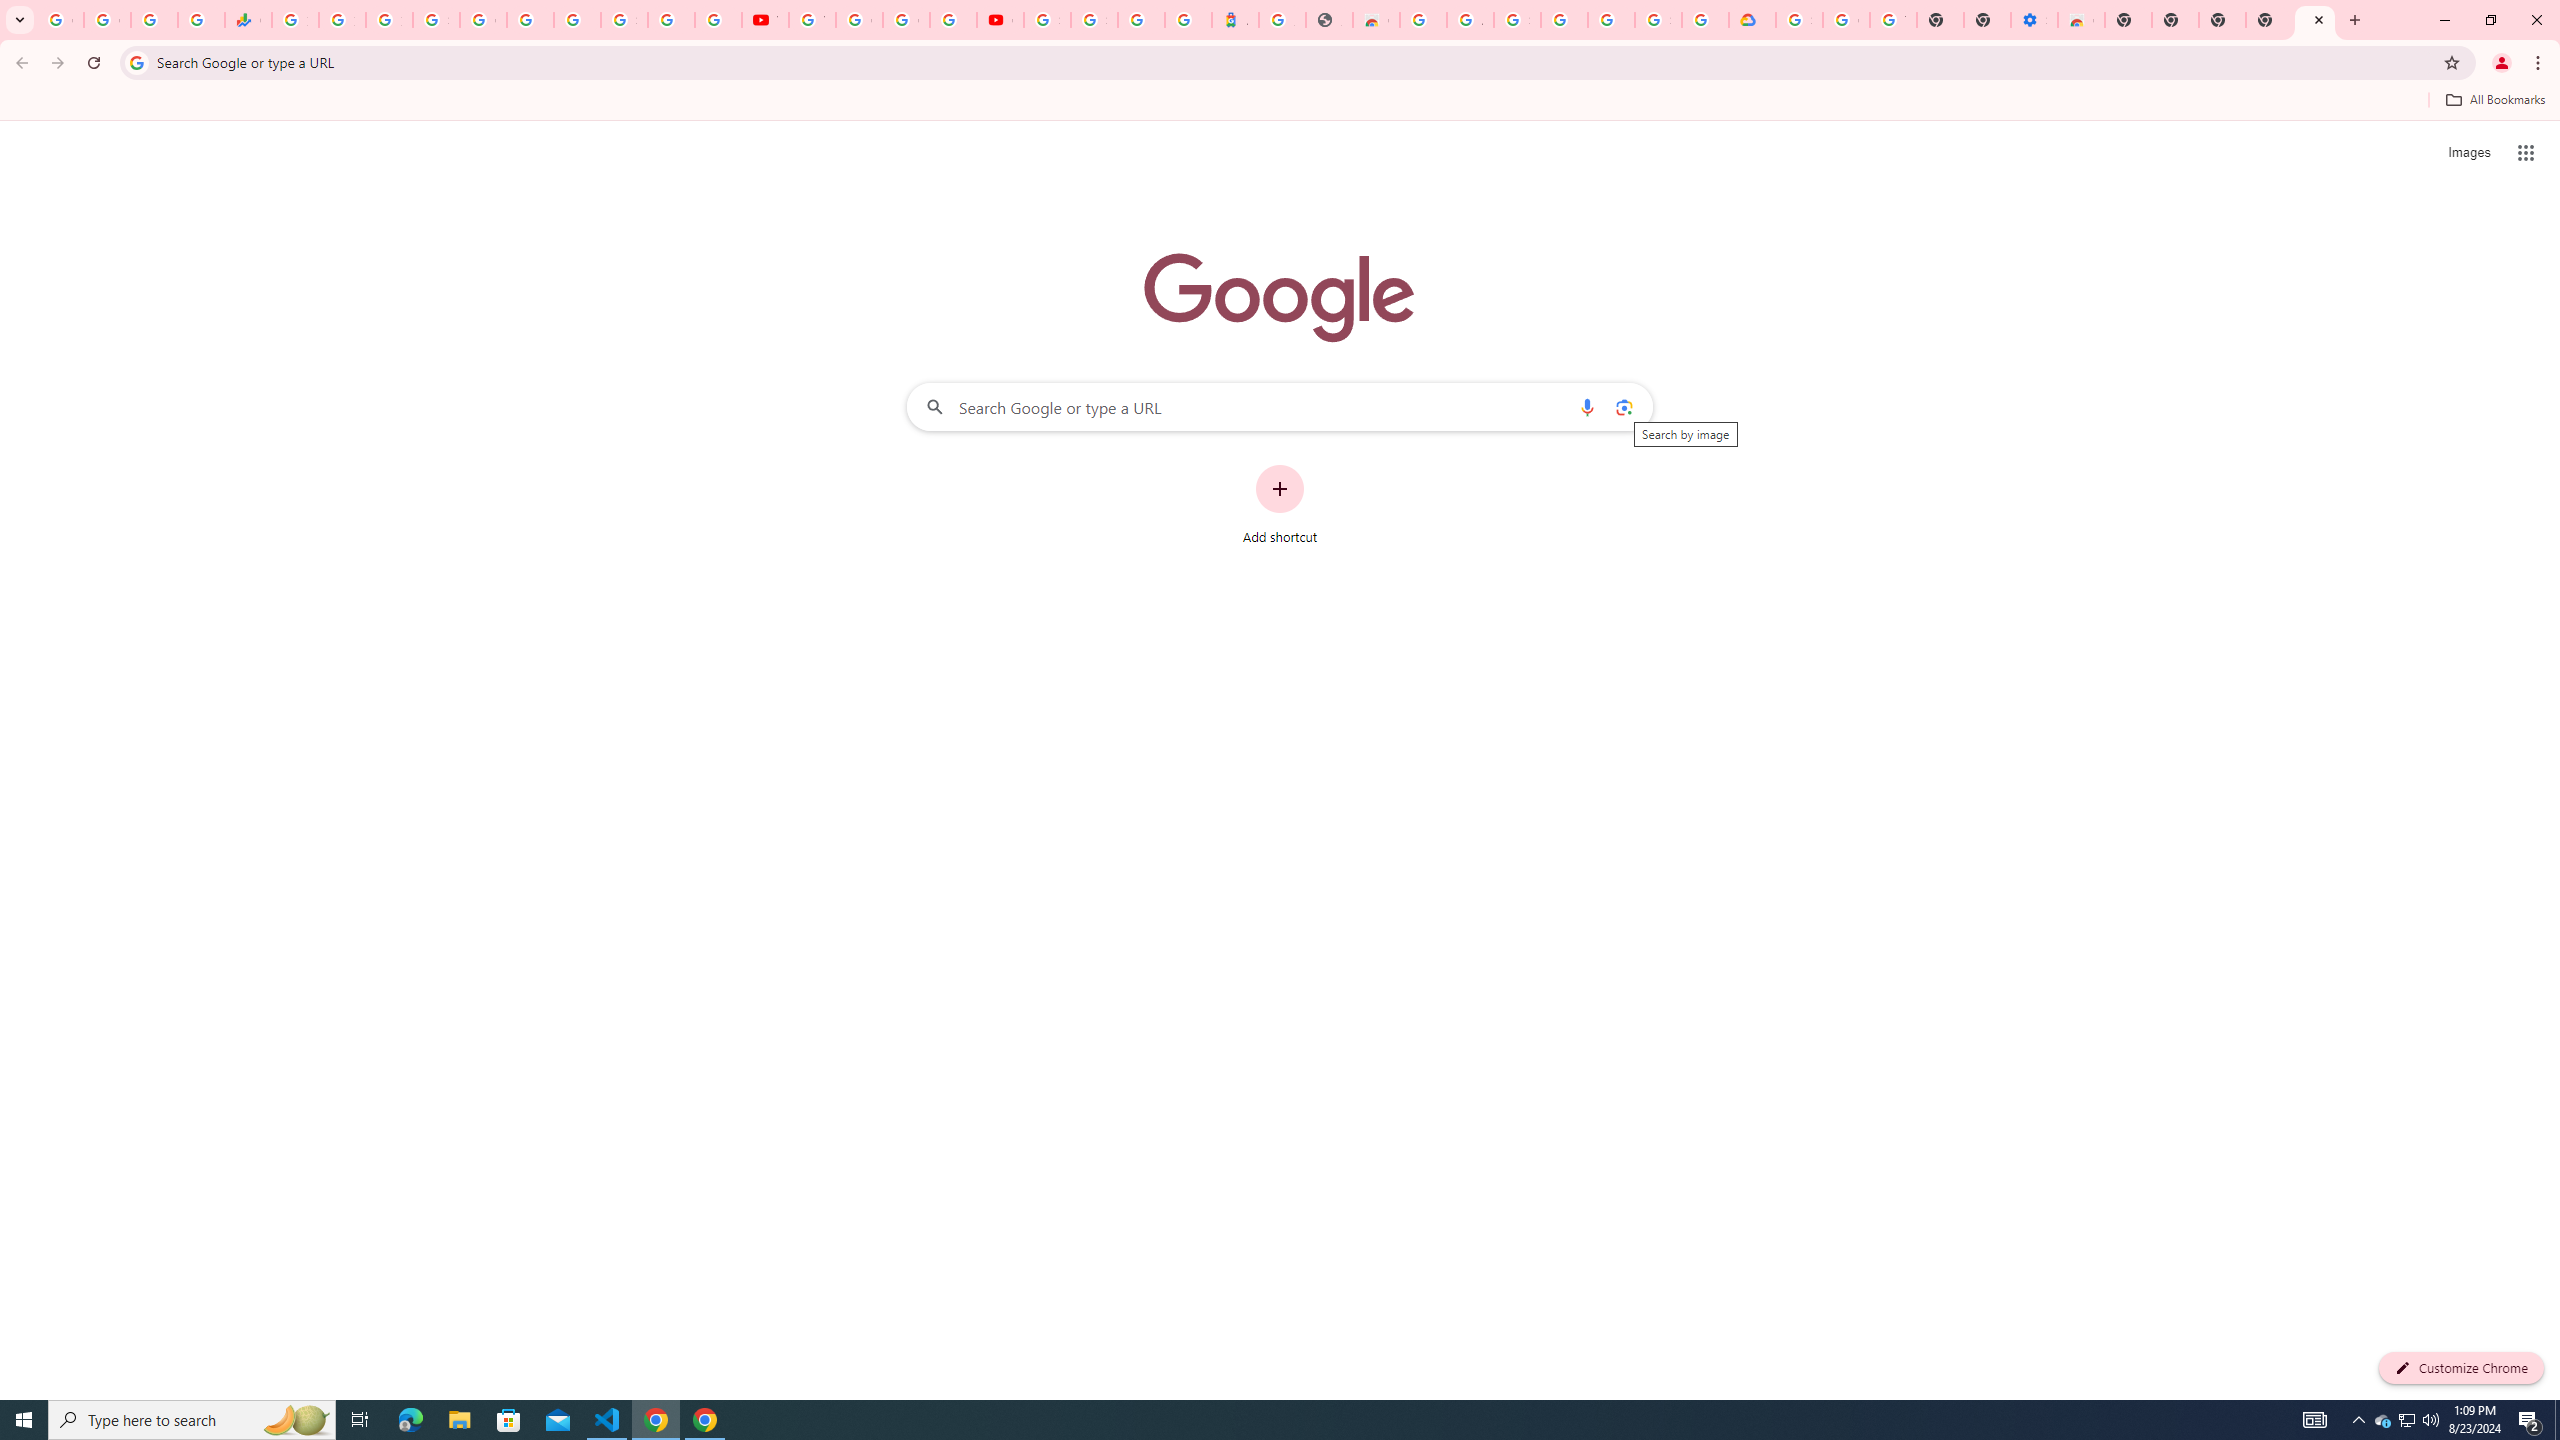 Image resolution: width=2560 pixels, height=1440 pixels. What do you see at coordinates (1280, 405) in the screenshot?
I see `'Search Google or type a URL'` at bounding box center [1280, 405].